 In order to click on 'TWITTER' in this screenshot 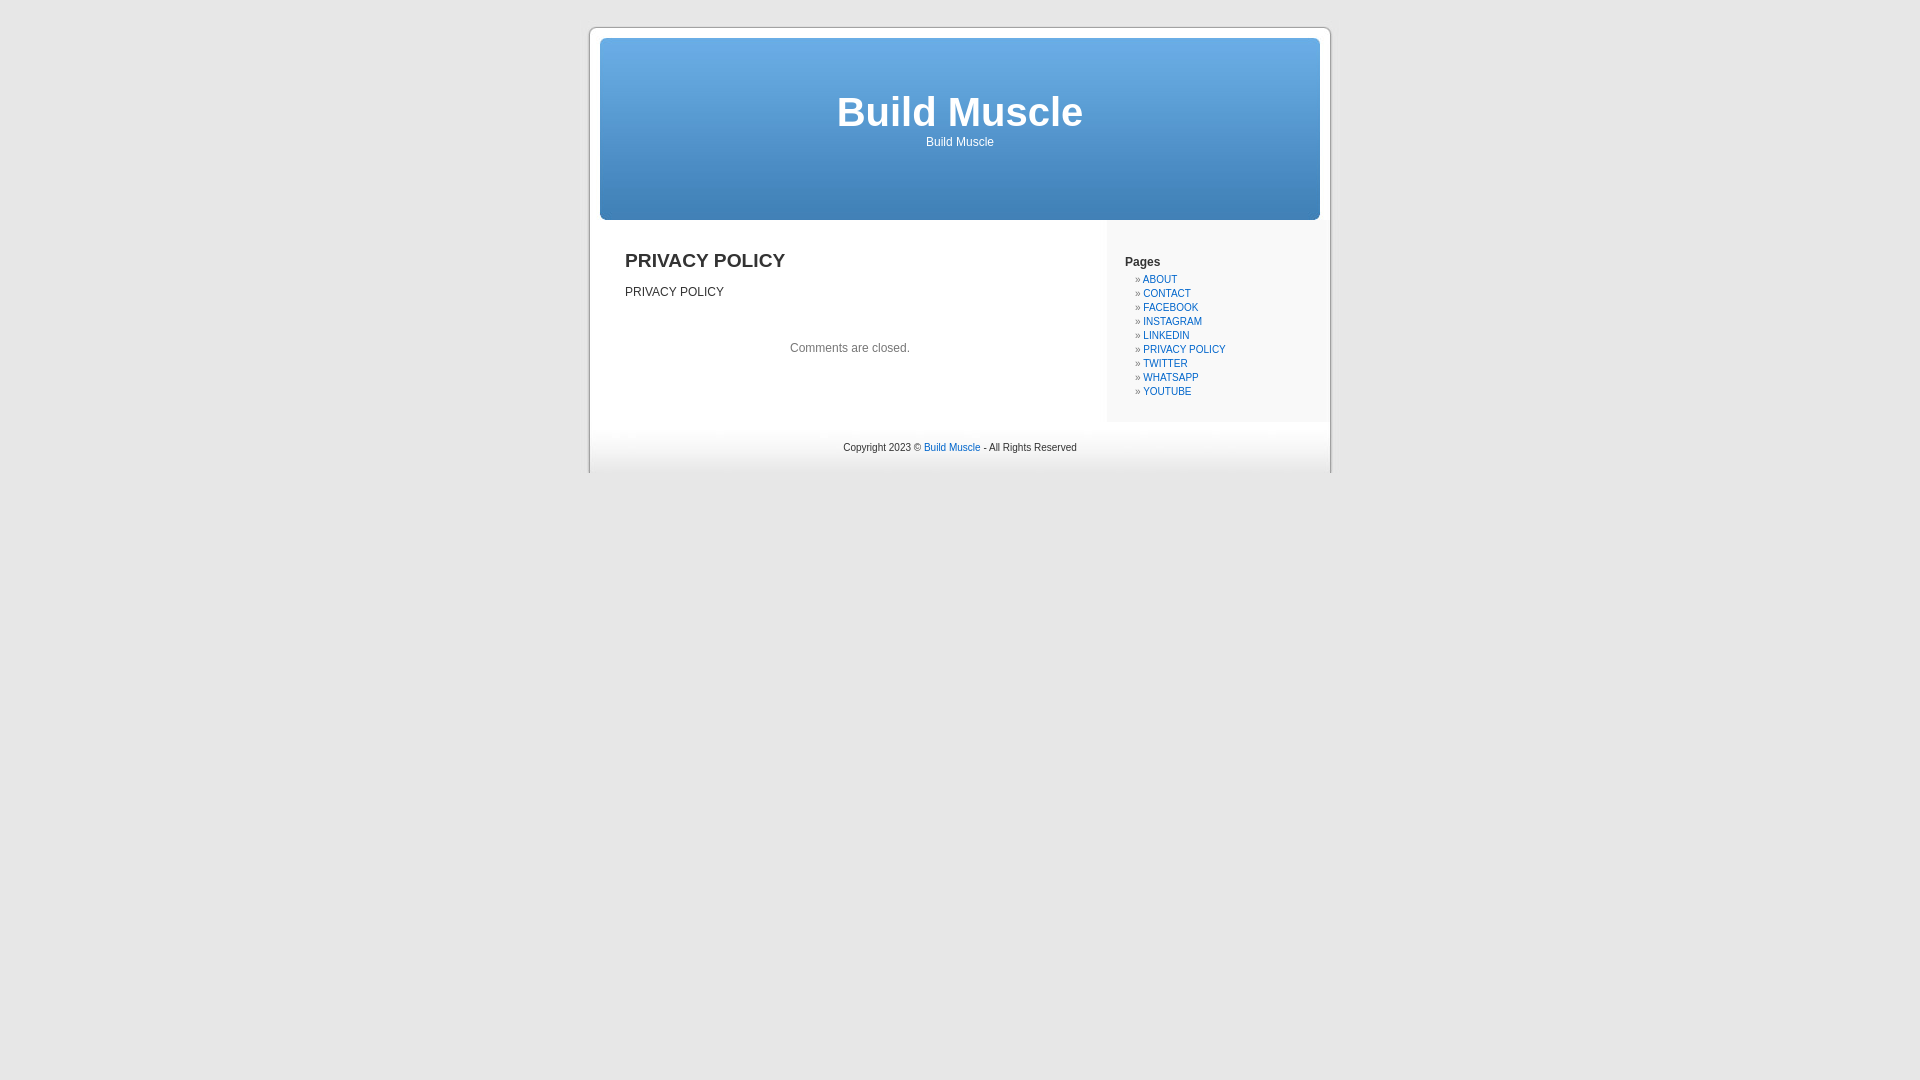, I will do `click(1165, 363)`.